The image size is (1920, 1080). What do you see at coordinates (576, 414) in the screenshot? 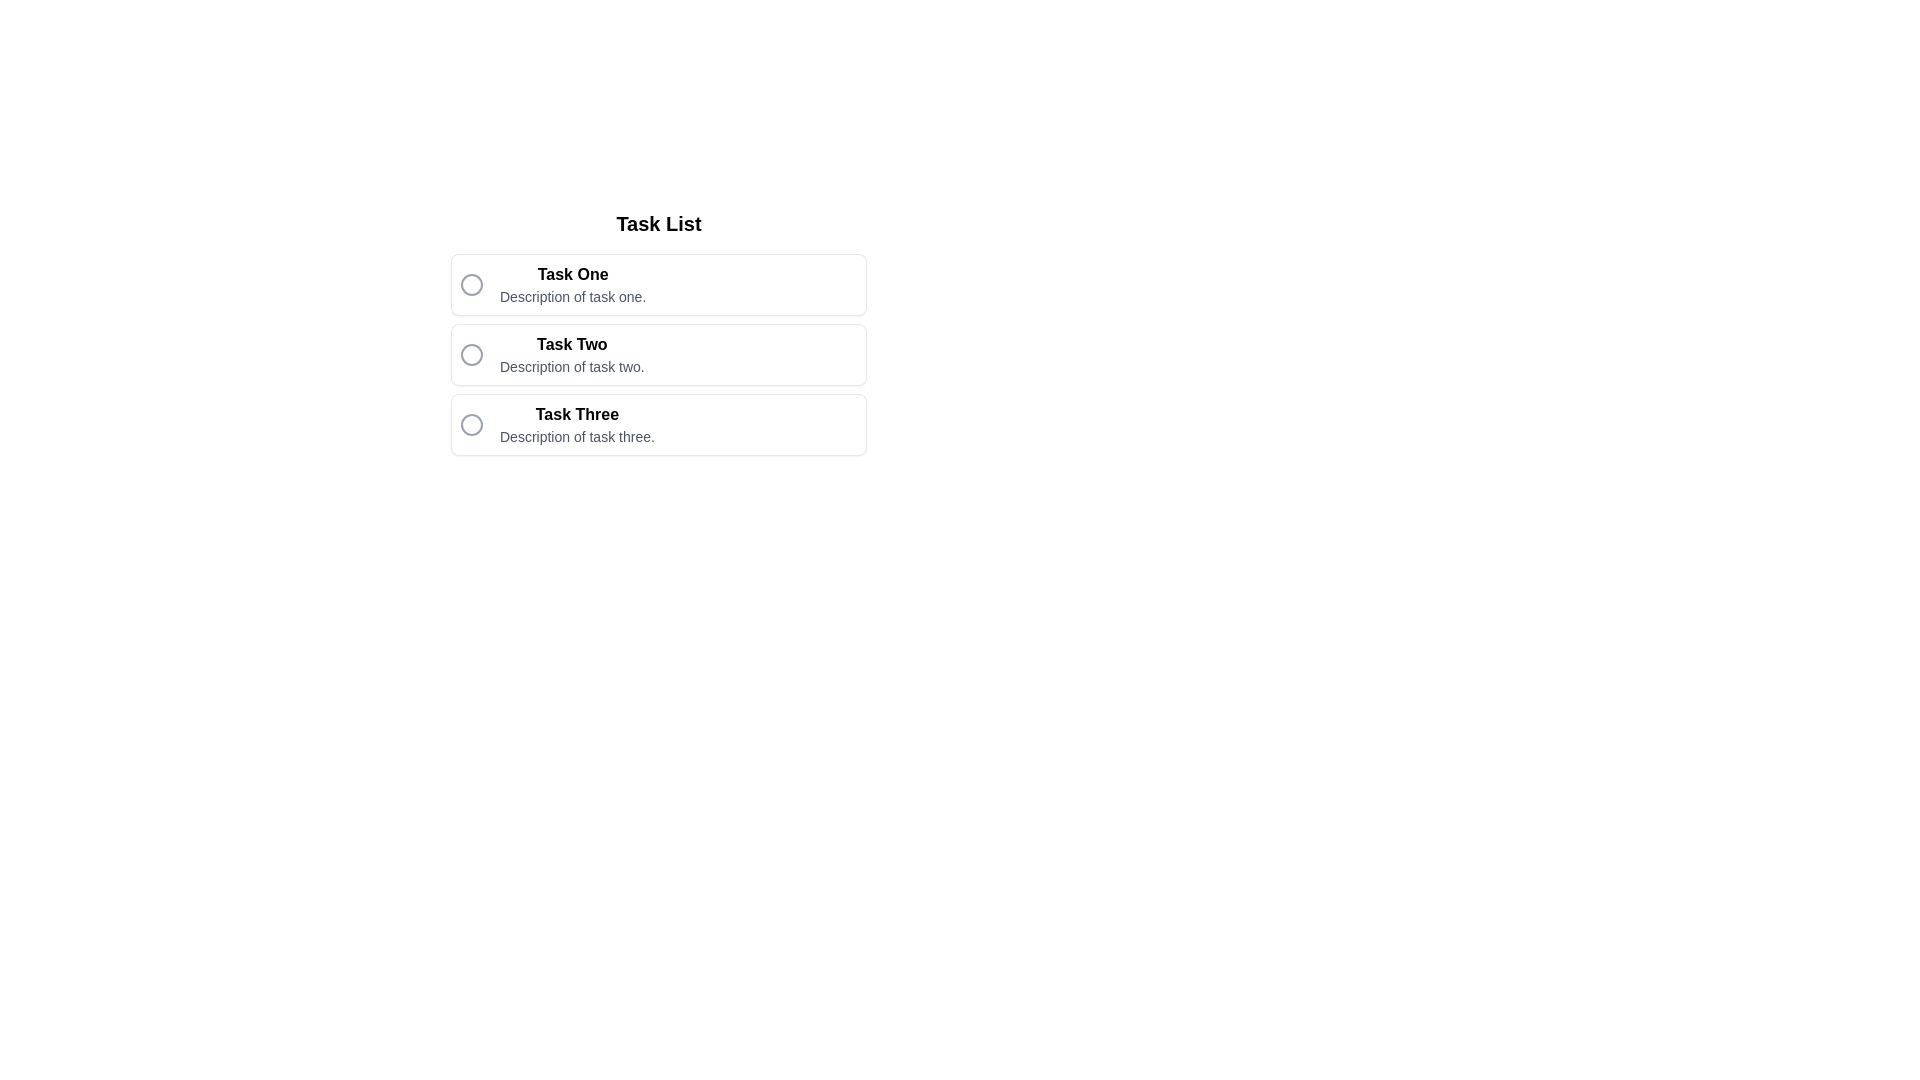
I see `bold text label 'Task Three' located in the third row of the 'Task List', positioned above its corresponding description` at bounding box center [576, 414].